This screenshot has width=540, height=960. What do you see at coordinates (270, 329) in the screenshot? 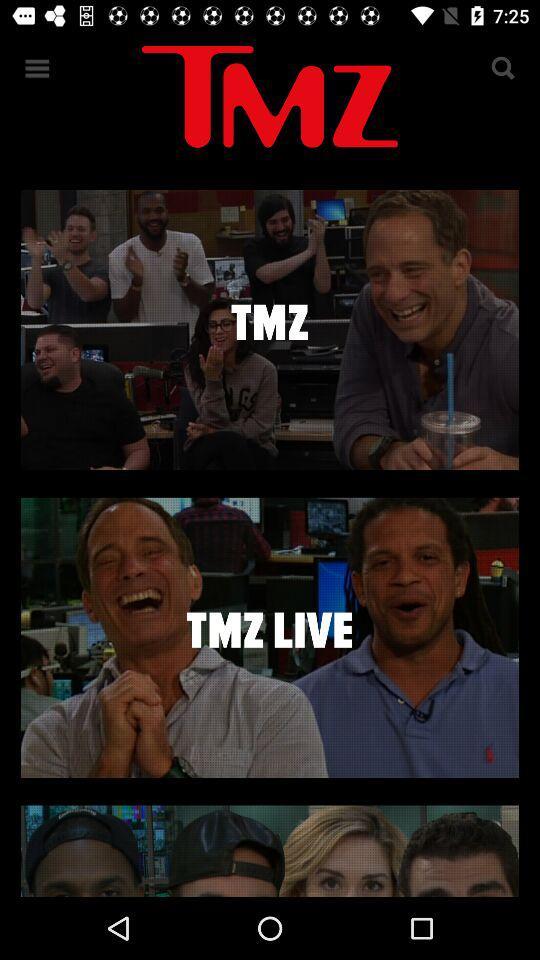
I see `video selection` at bounding box center [270, 329].